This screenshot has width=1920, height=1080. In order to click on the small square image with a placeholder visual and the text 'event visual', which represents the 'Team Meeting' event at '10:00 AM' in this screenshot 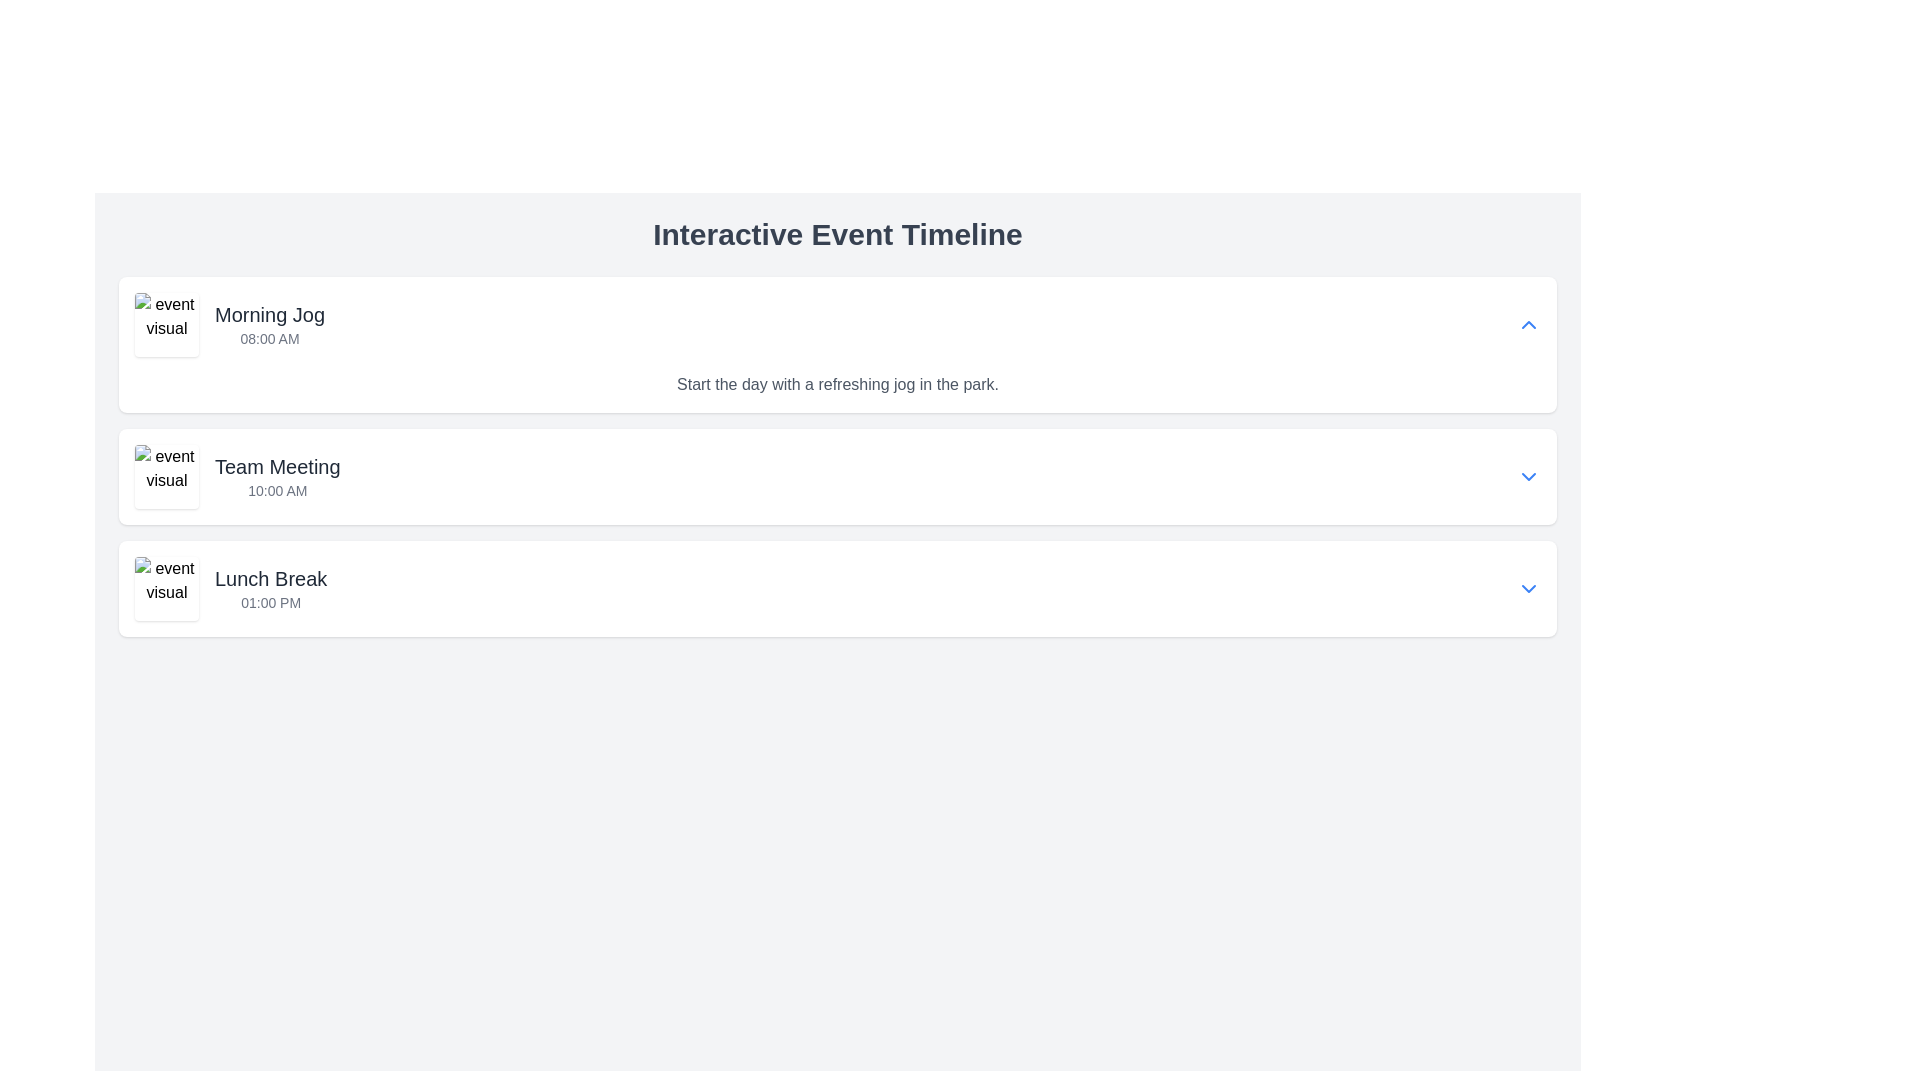, I will do `click(167, 477)`.